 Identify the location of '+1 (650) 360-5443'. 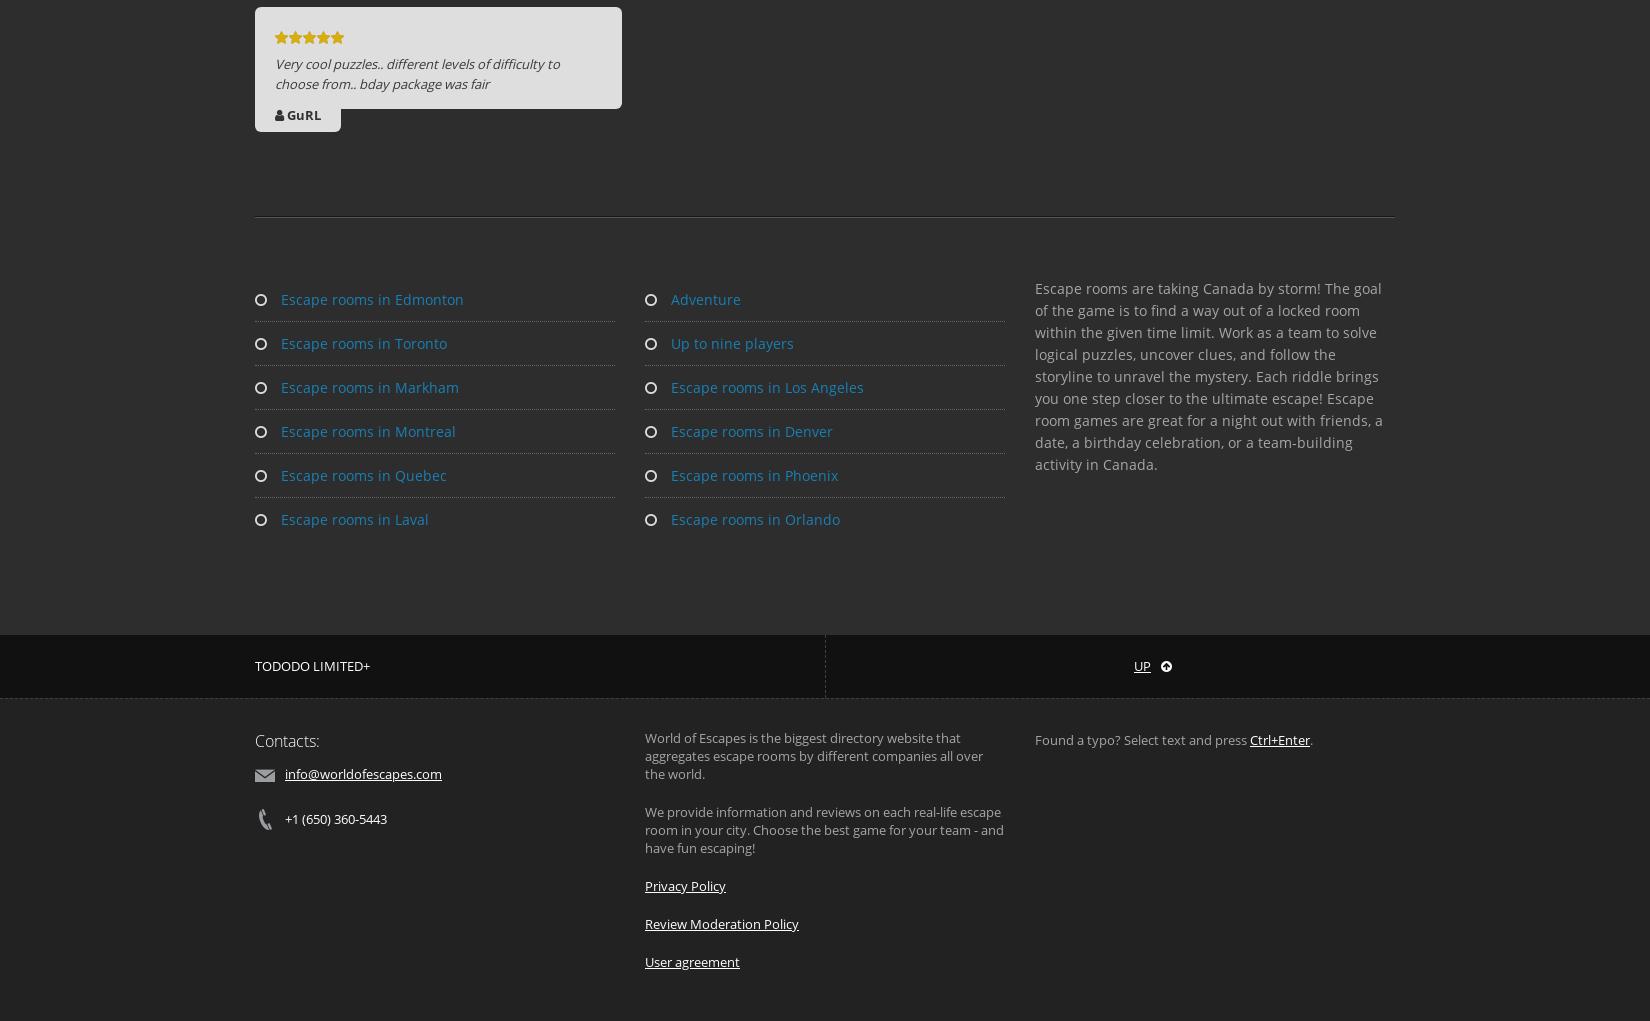
(335, 817).